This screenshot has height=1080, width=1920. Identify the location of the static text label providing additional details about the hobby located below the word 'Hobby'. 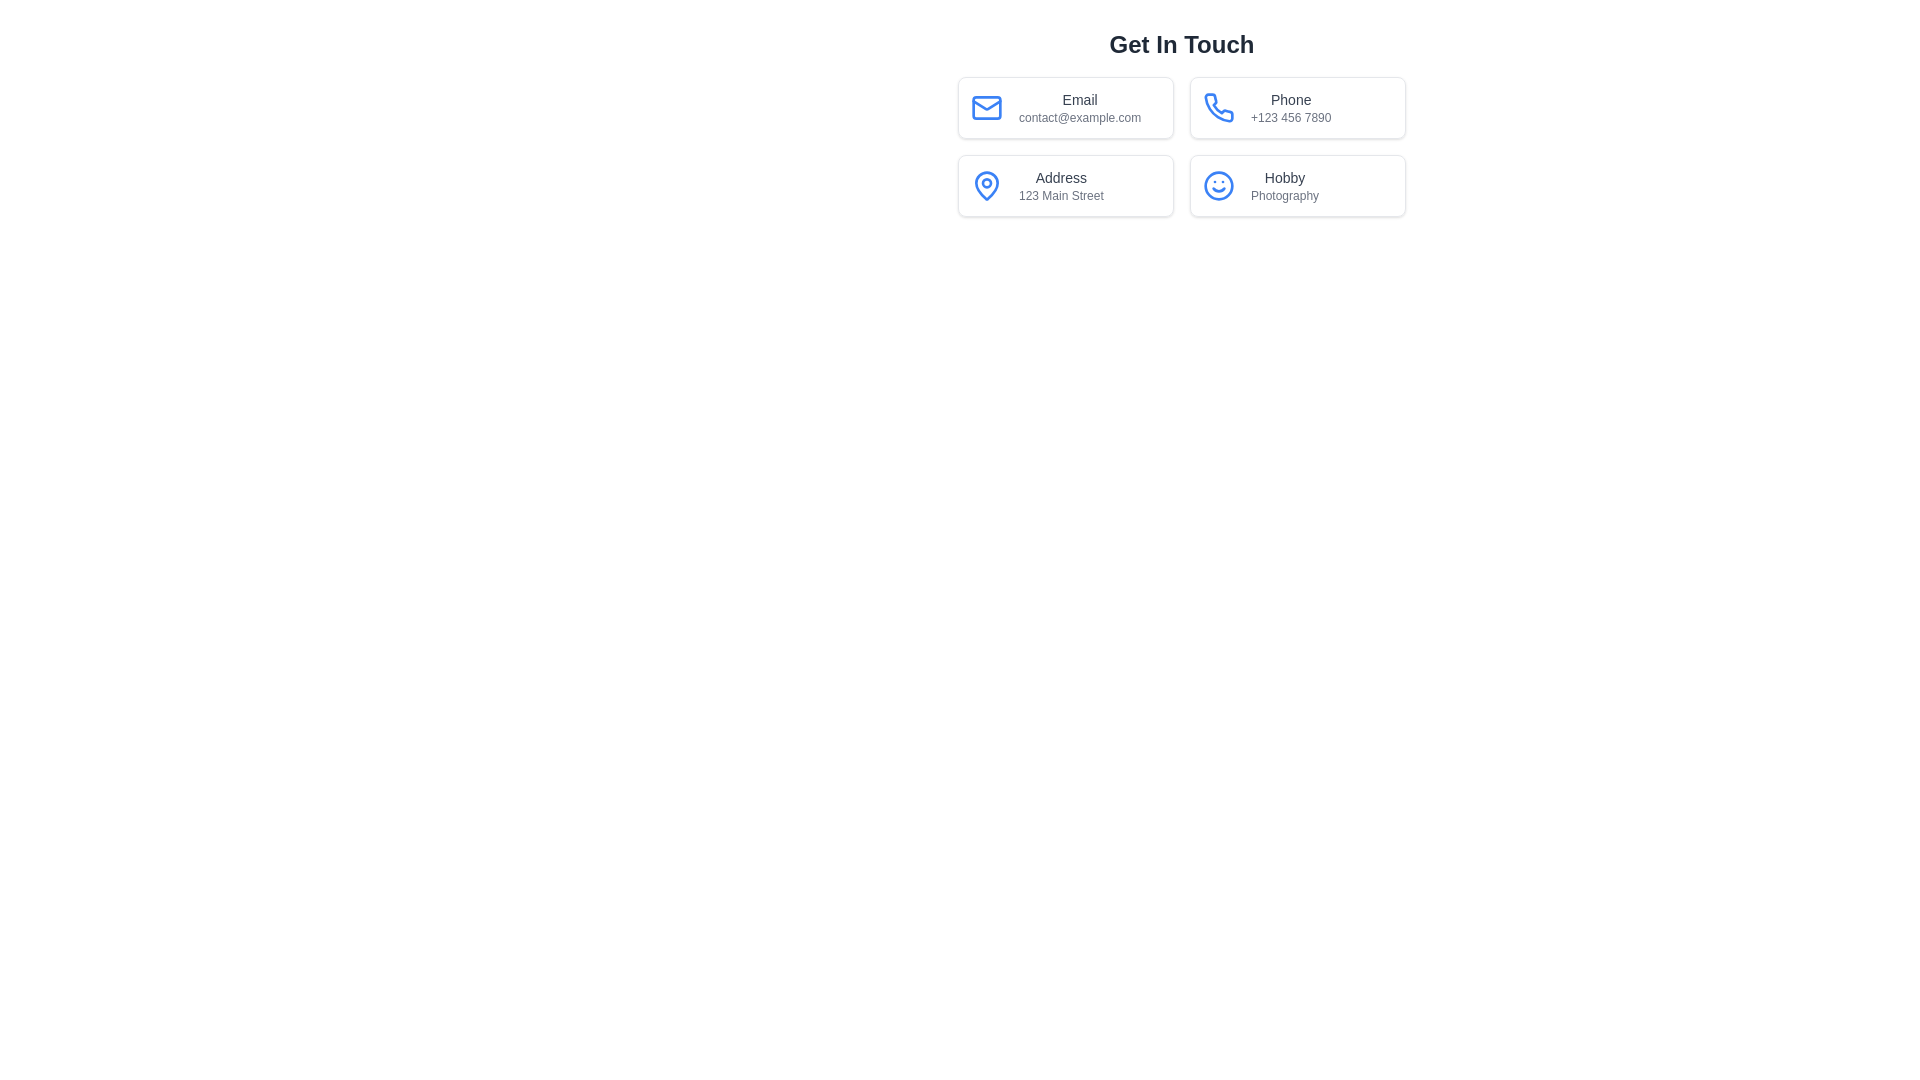
(1285, 196).